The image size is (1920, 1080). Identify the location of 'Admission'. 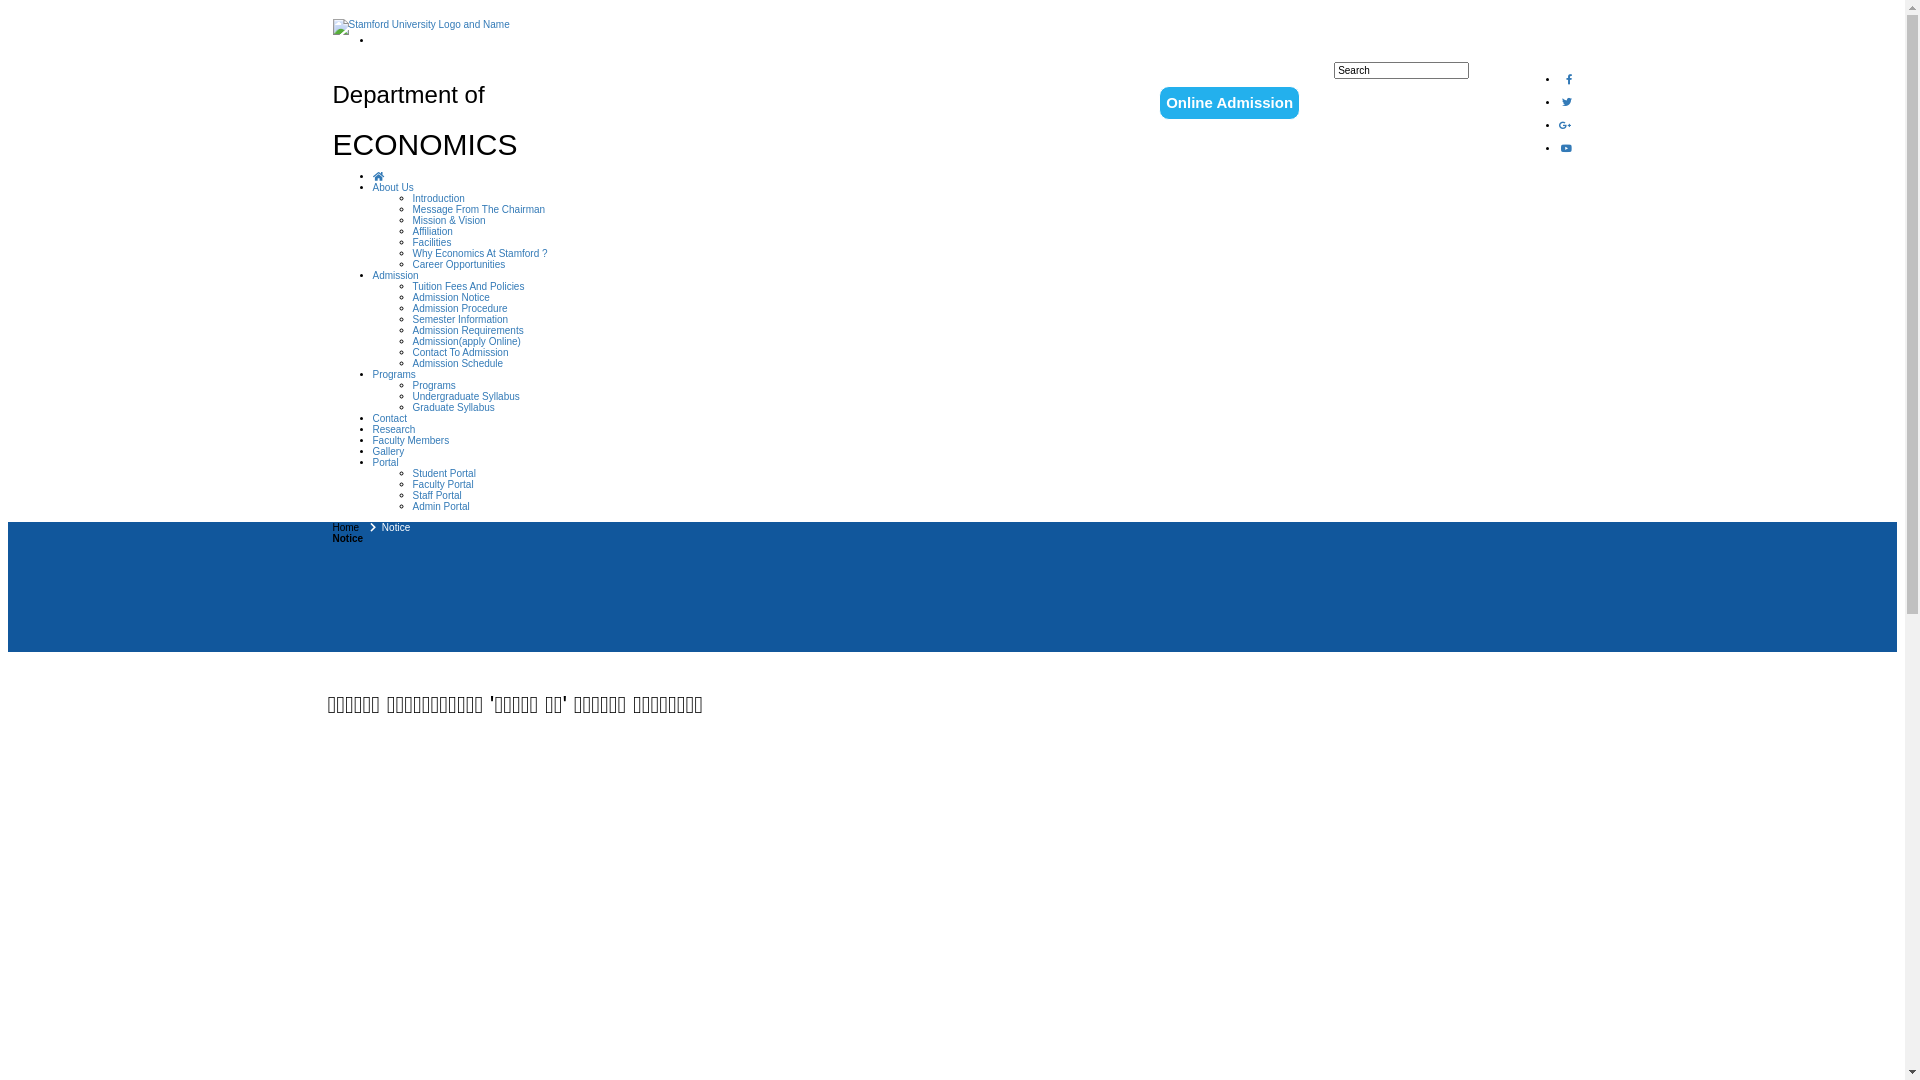
(394, 275).